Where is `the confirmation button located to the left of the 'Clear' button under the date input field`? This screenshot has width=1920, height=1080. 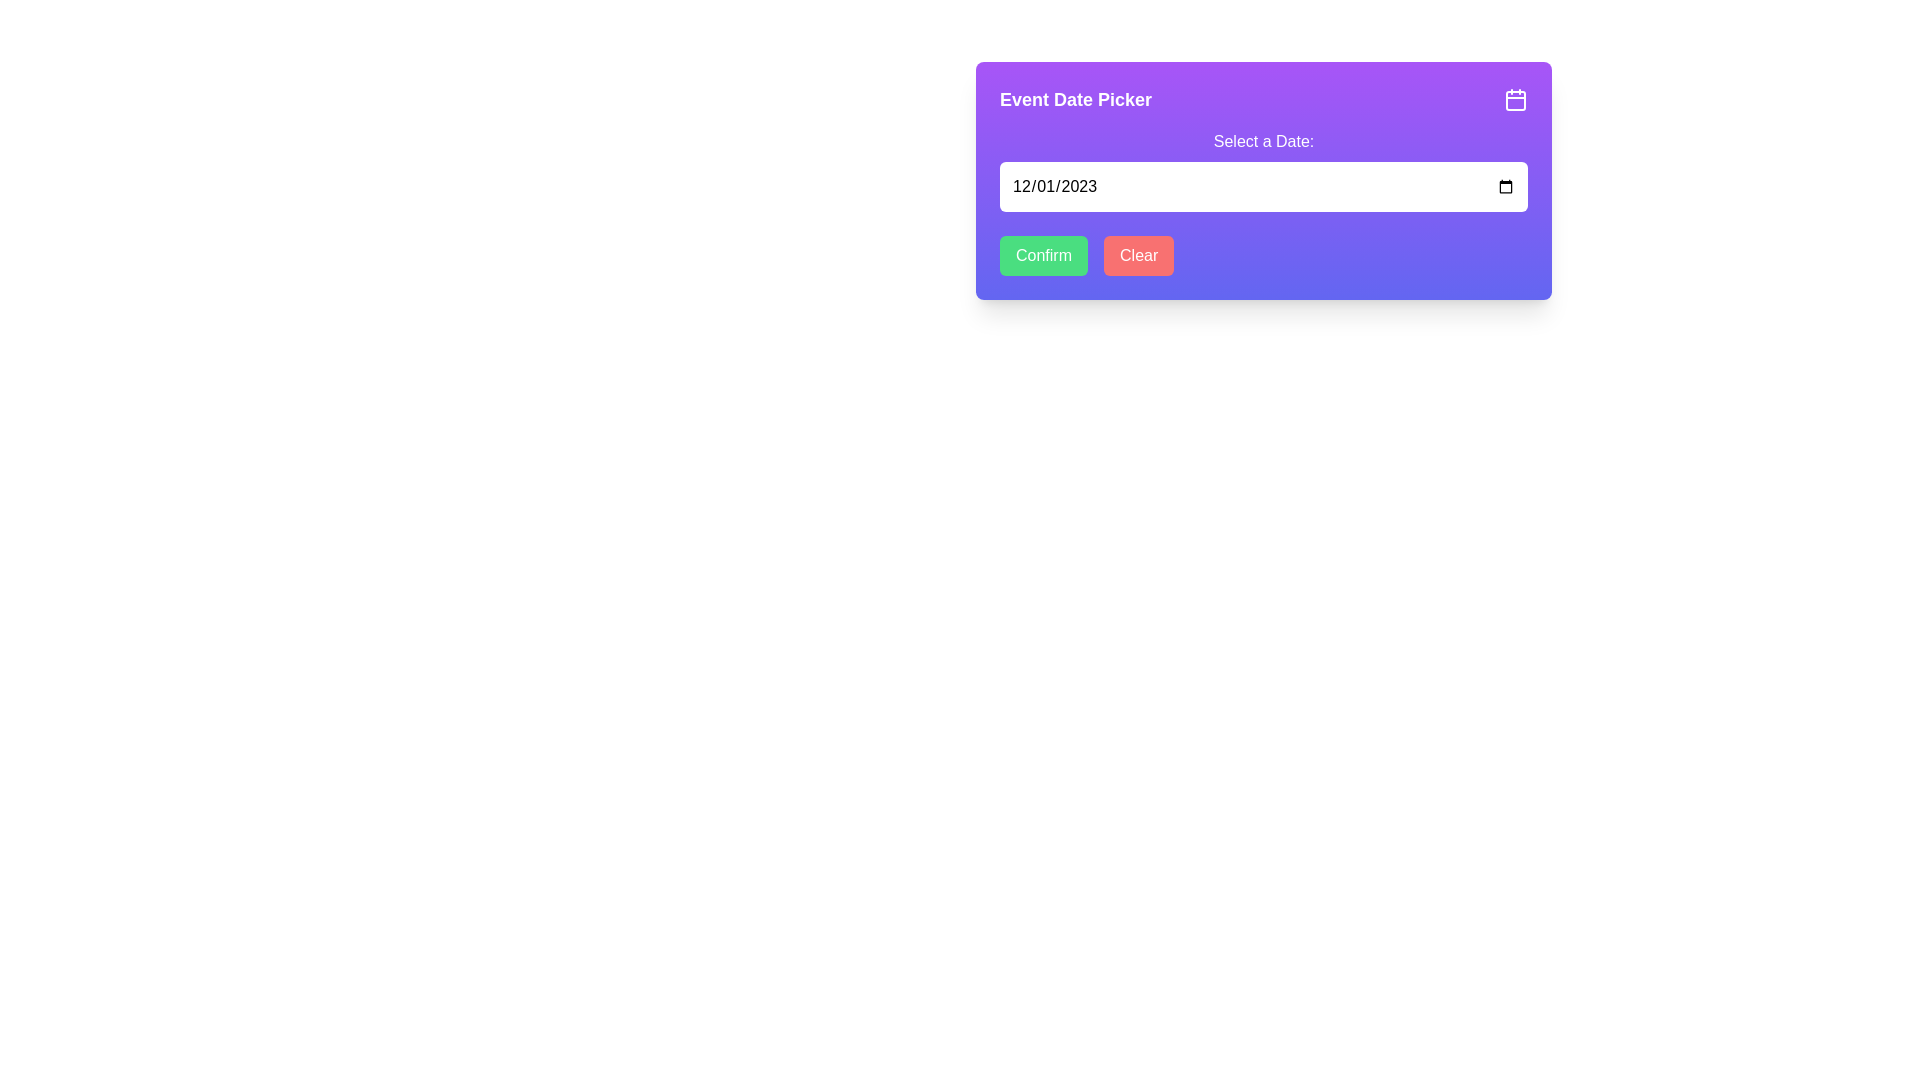 the confirmation button located to the left of the 'Clear' button under the date input field is located at coordinates (1043, 254).